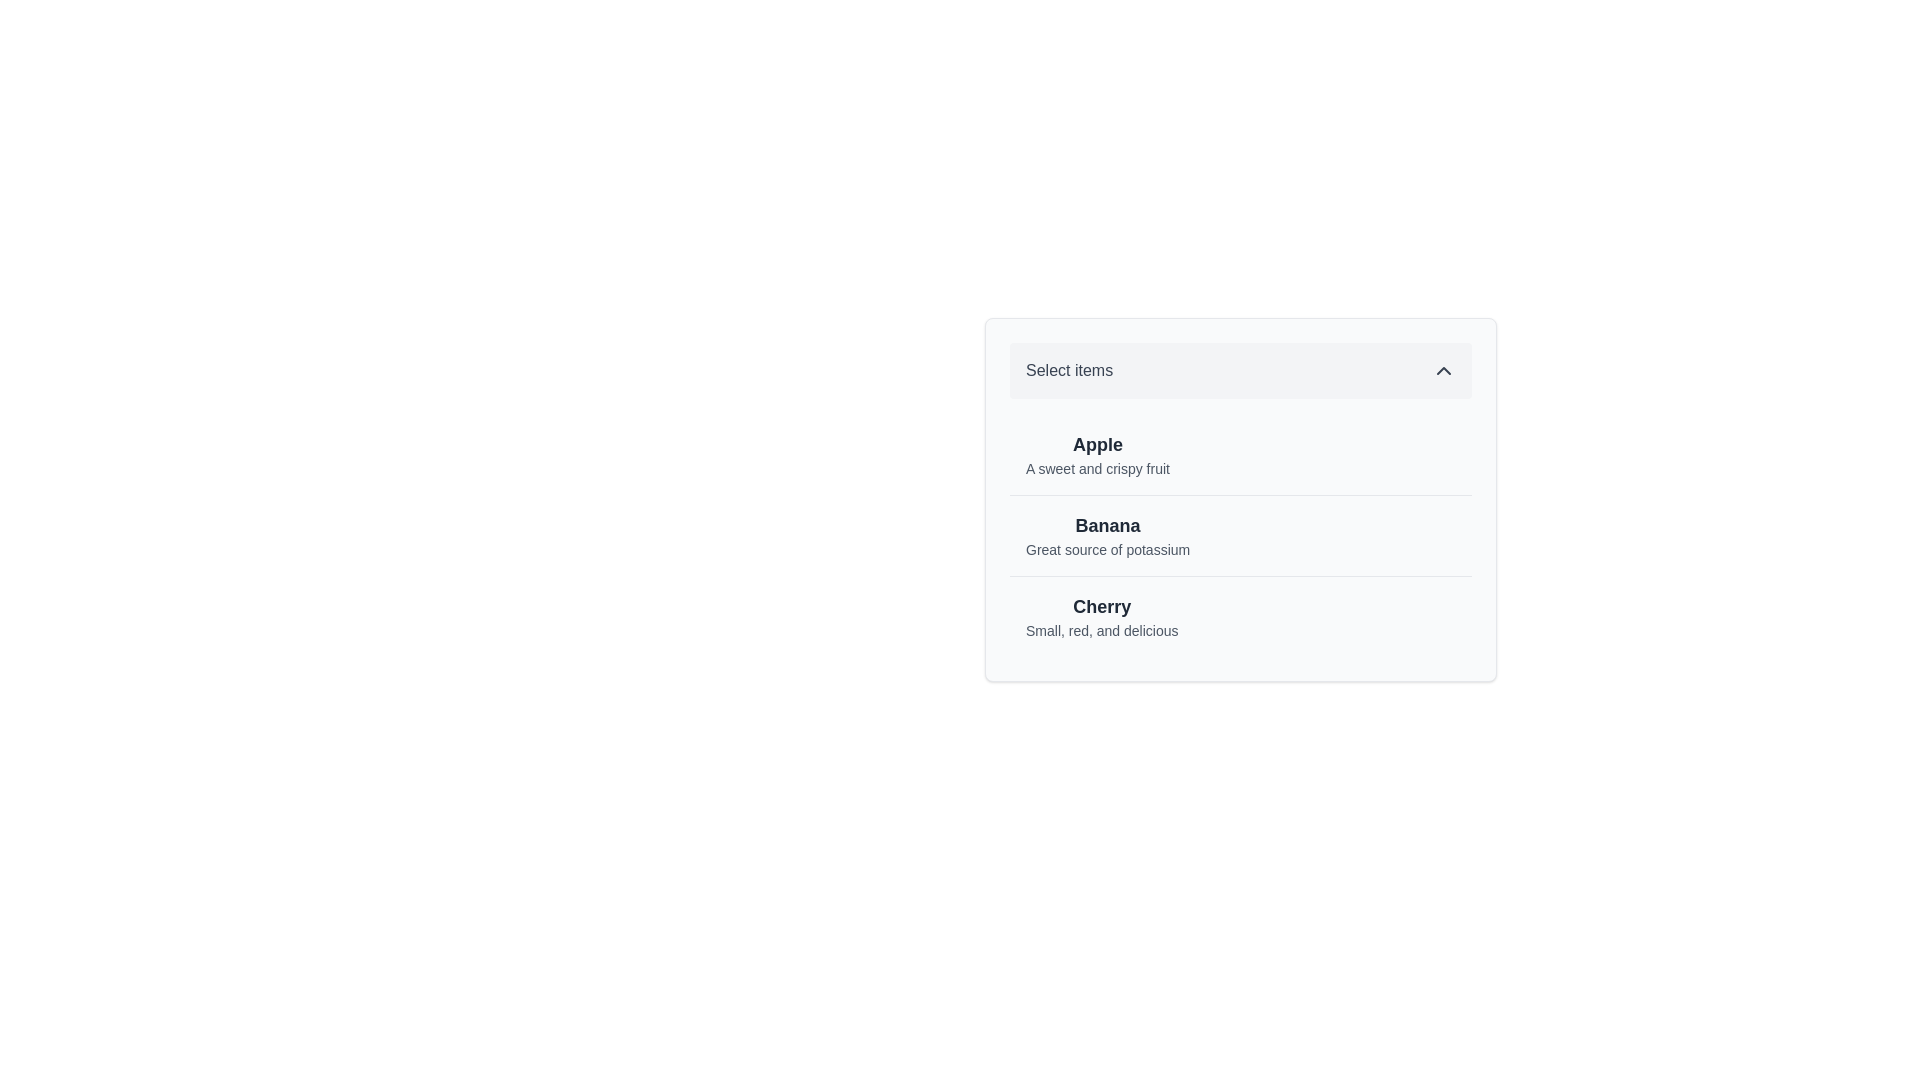 This screenshot has width=1920, height=1080. Describe the element at coordinates (1068, 370) in the screenshot. I see `the Text label positioned within the dropdown header, next to the chevron-up icon, indicating the purpose or state of the dropdown` at that location.